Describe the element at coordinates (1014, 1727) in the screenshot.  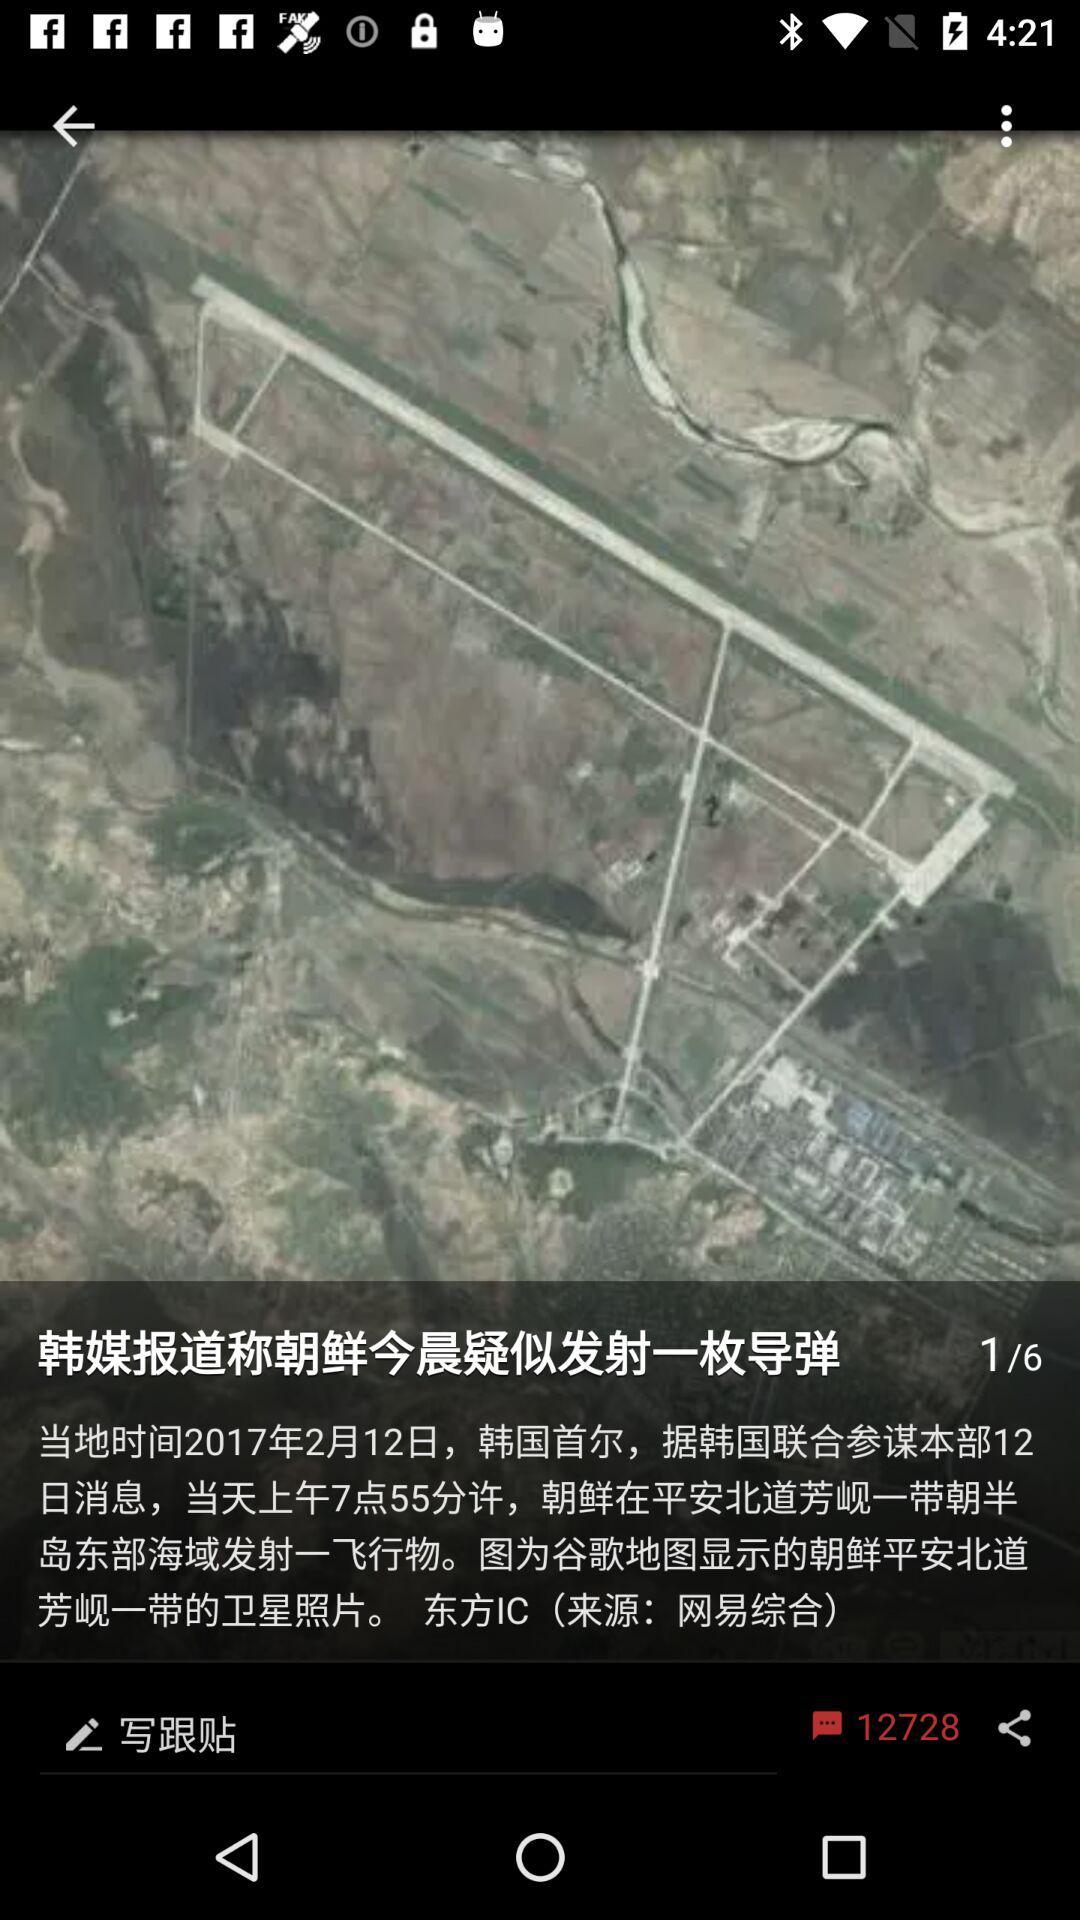
I see `icon to the right of 12728 icon` at that location.